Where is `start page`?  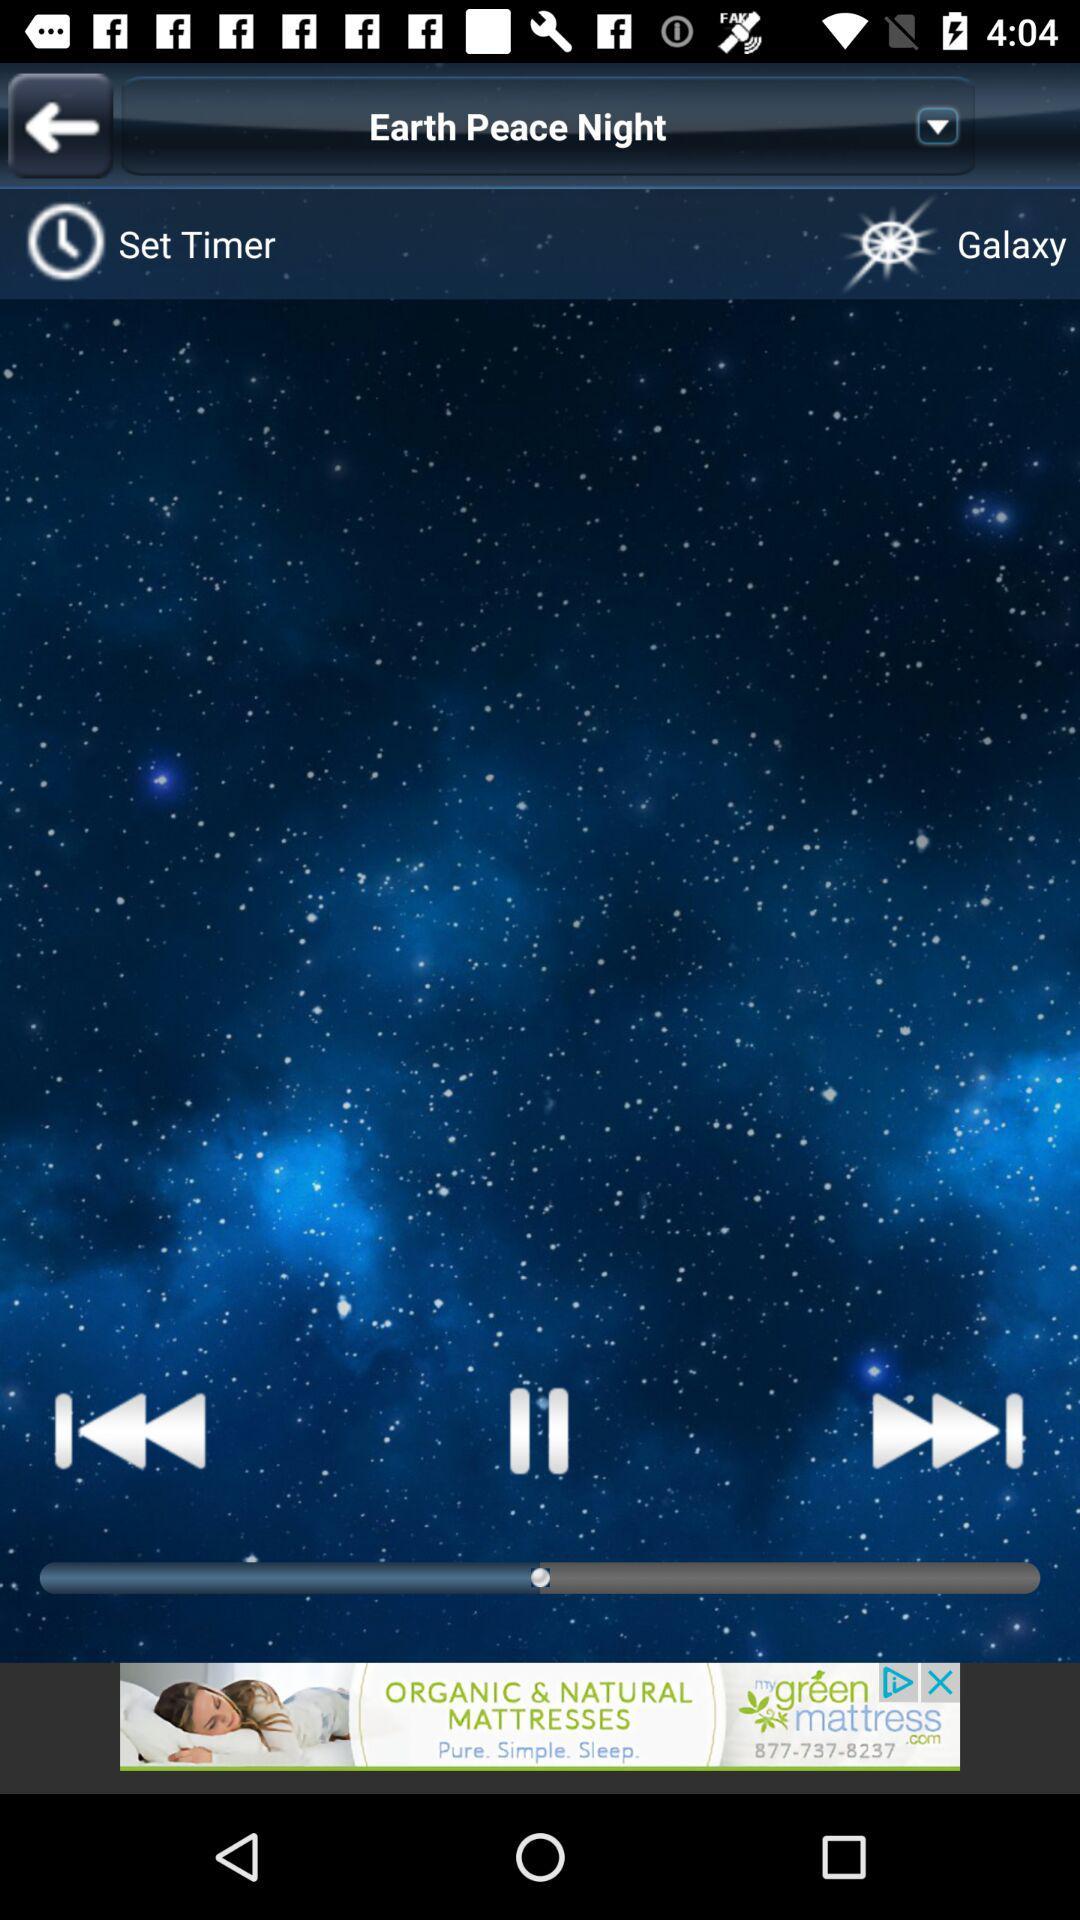
start page is located at coordinates (540, 1429).